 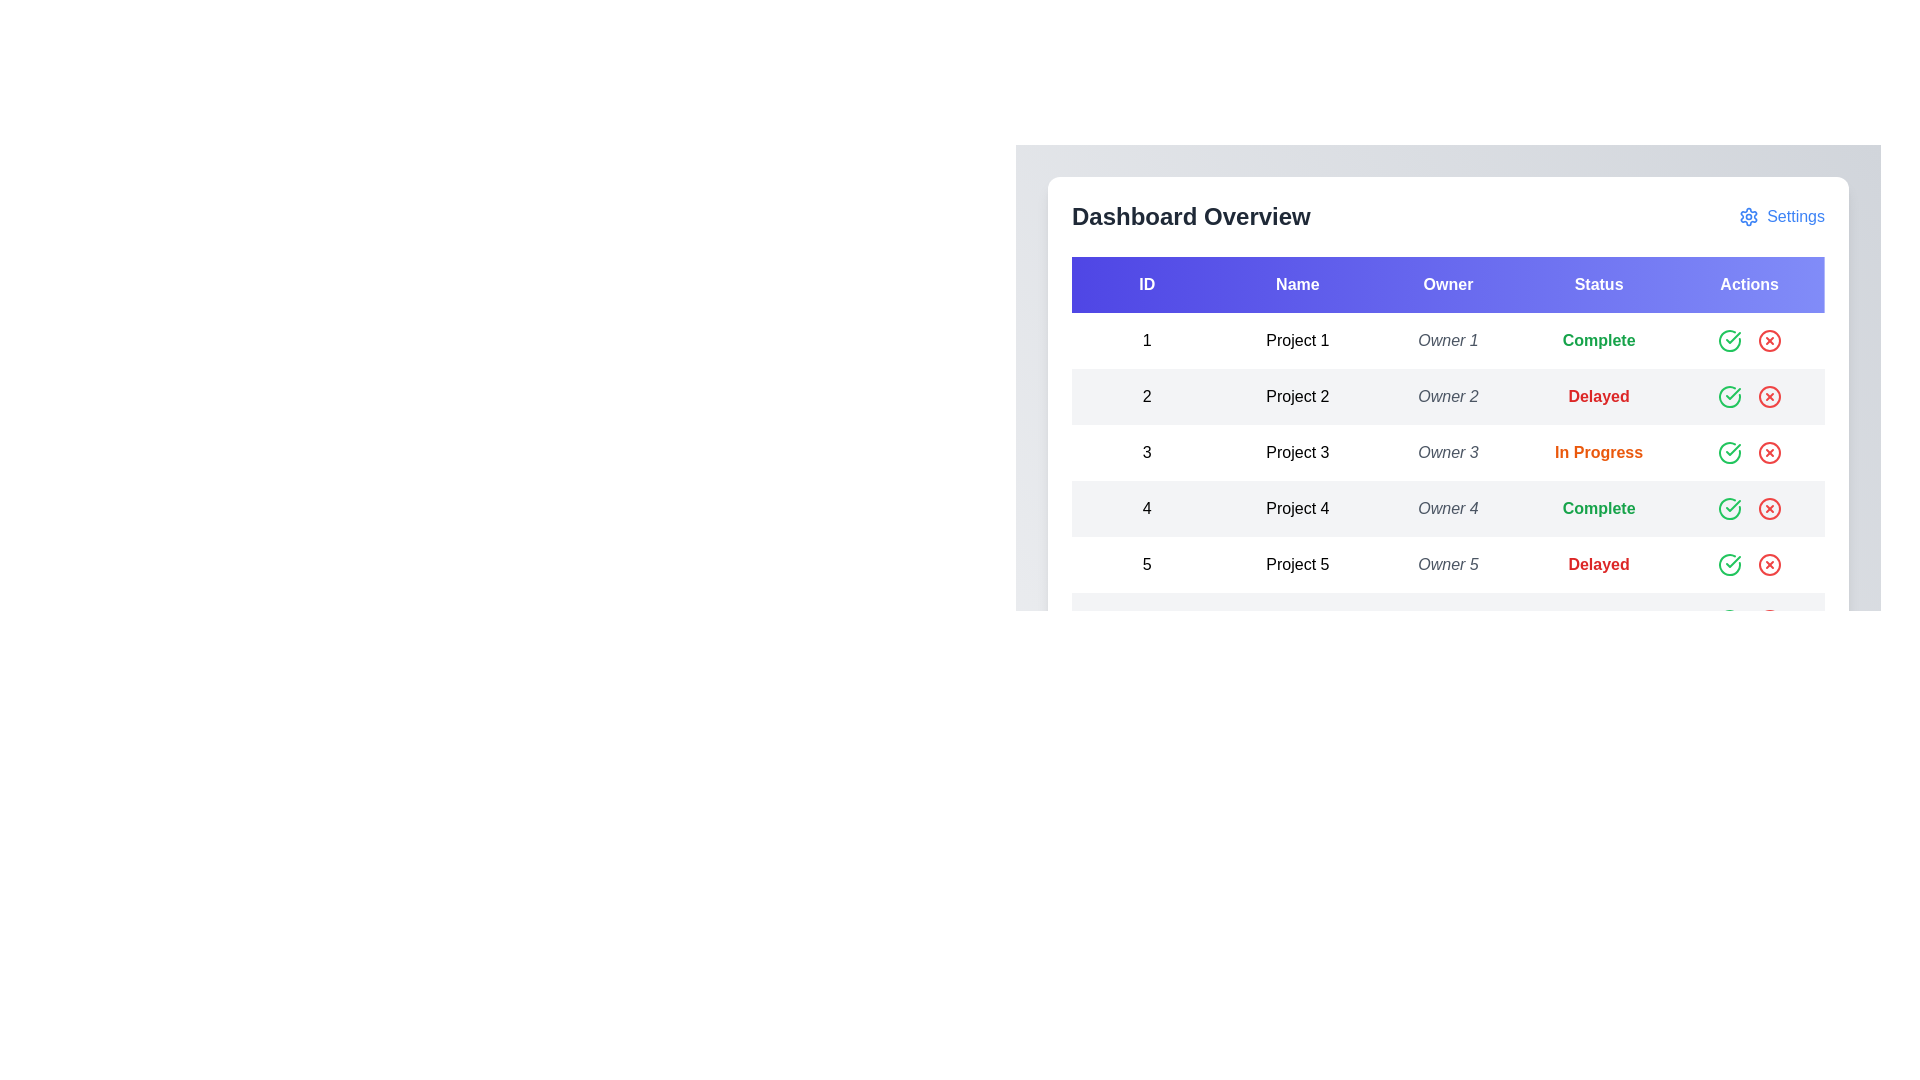 What do you see at coordinates (1728, 508) in the screenshot?
I see `green button in the actions column for the task with ID 4` at bounding box center [1728, 508].